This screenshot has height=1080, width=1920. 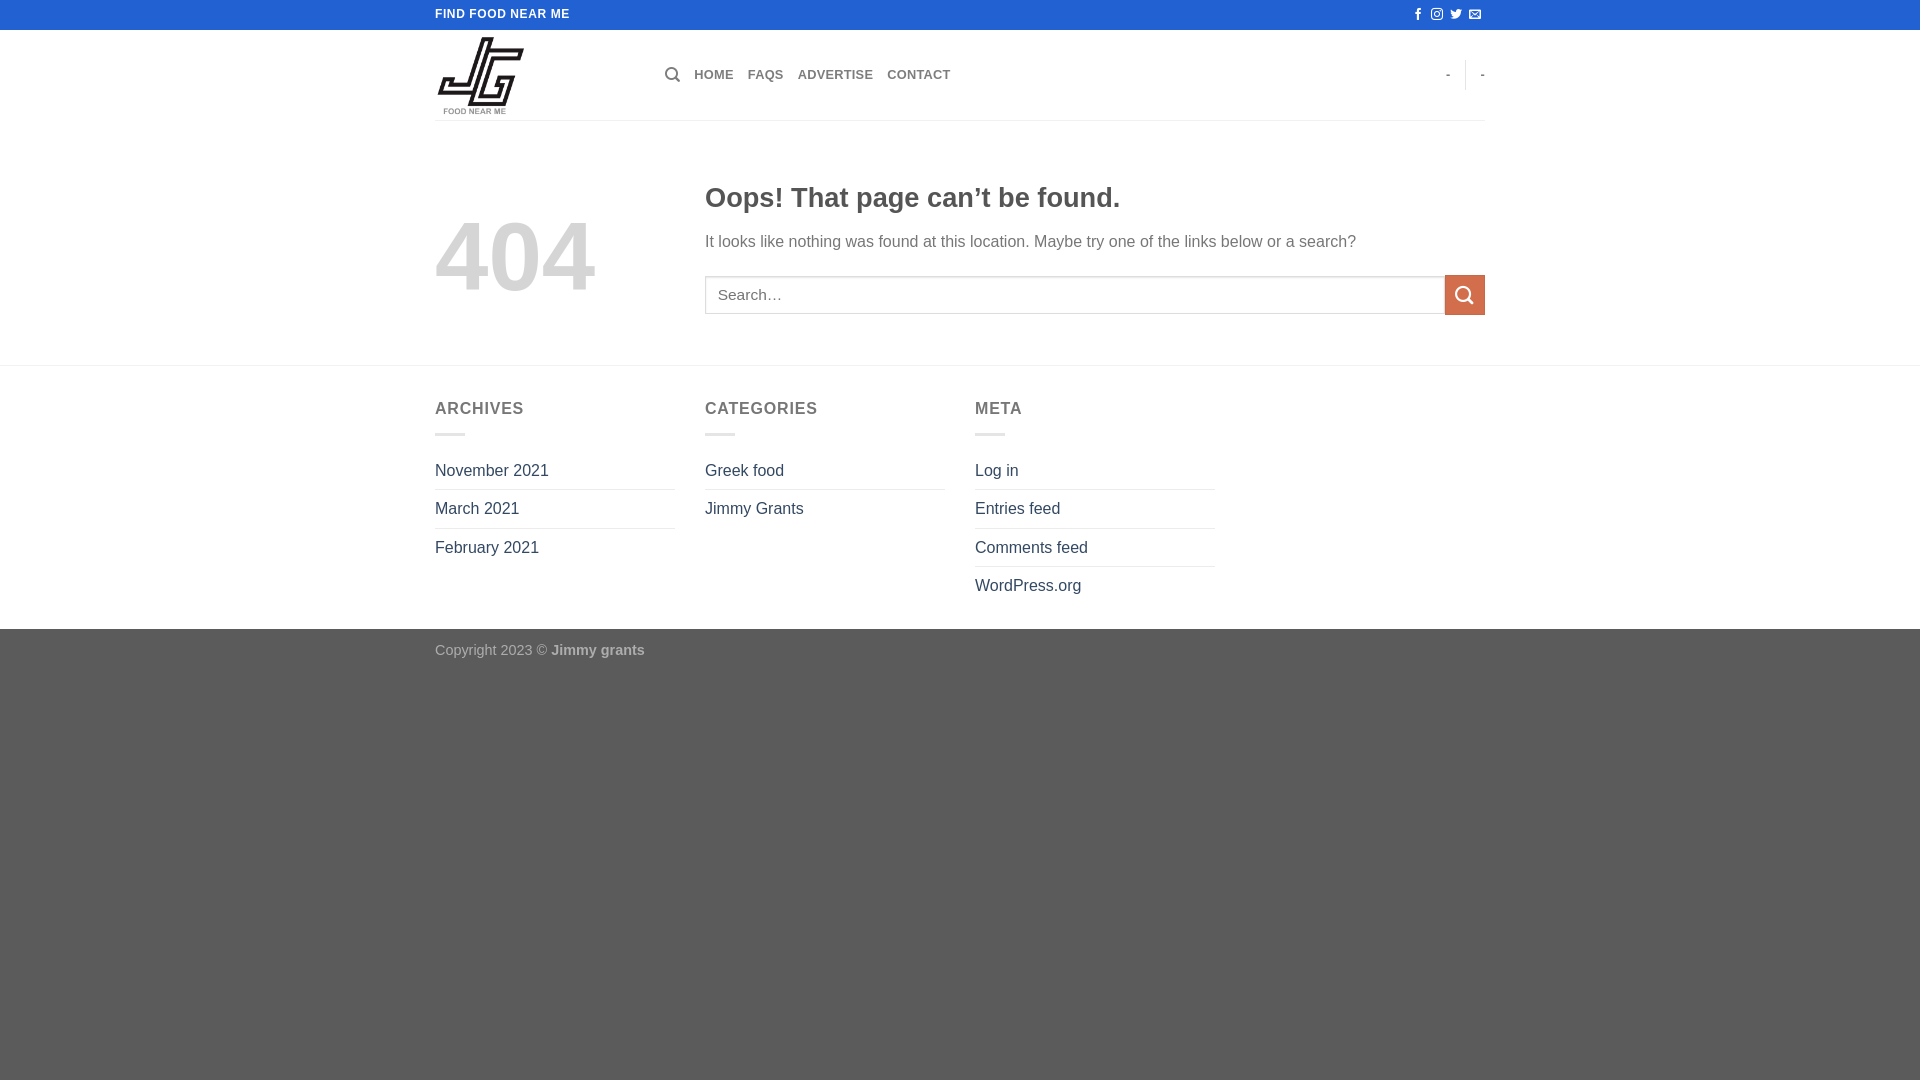 What do you see at coordinates (835, 73) in the screenshot?
I see `'ADVERTISE'` at bounding box center [835, 73].